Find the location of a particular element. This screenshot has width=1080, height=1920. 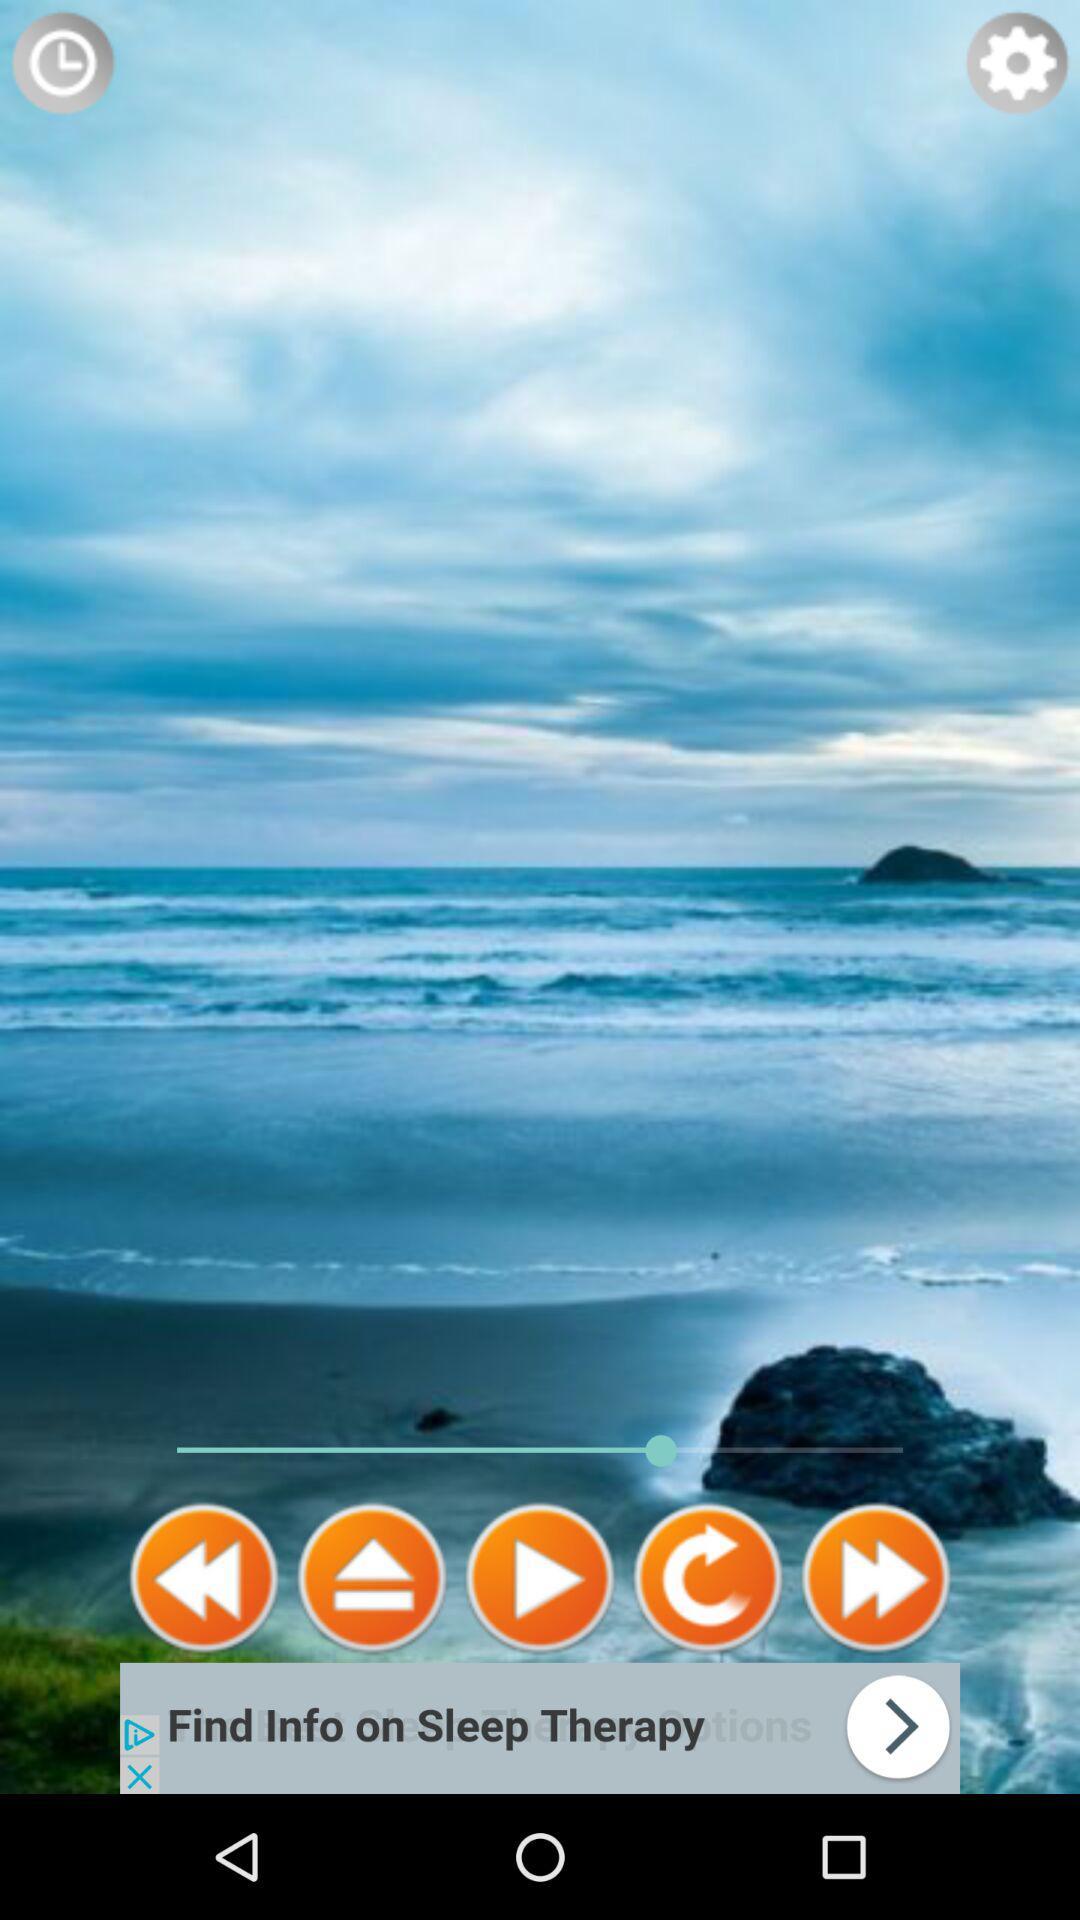

the home icon is located at coordinates (371, 1688).